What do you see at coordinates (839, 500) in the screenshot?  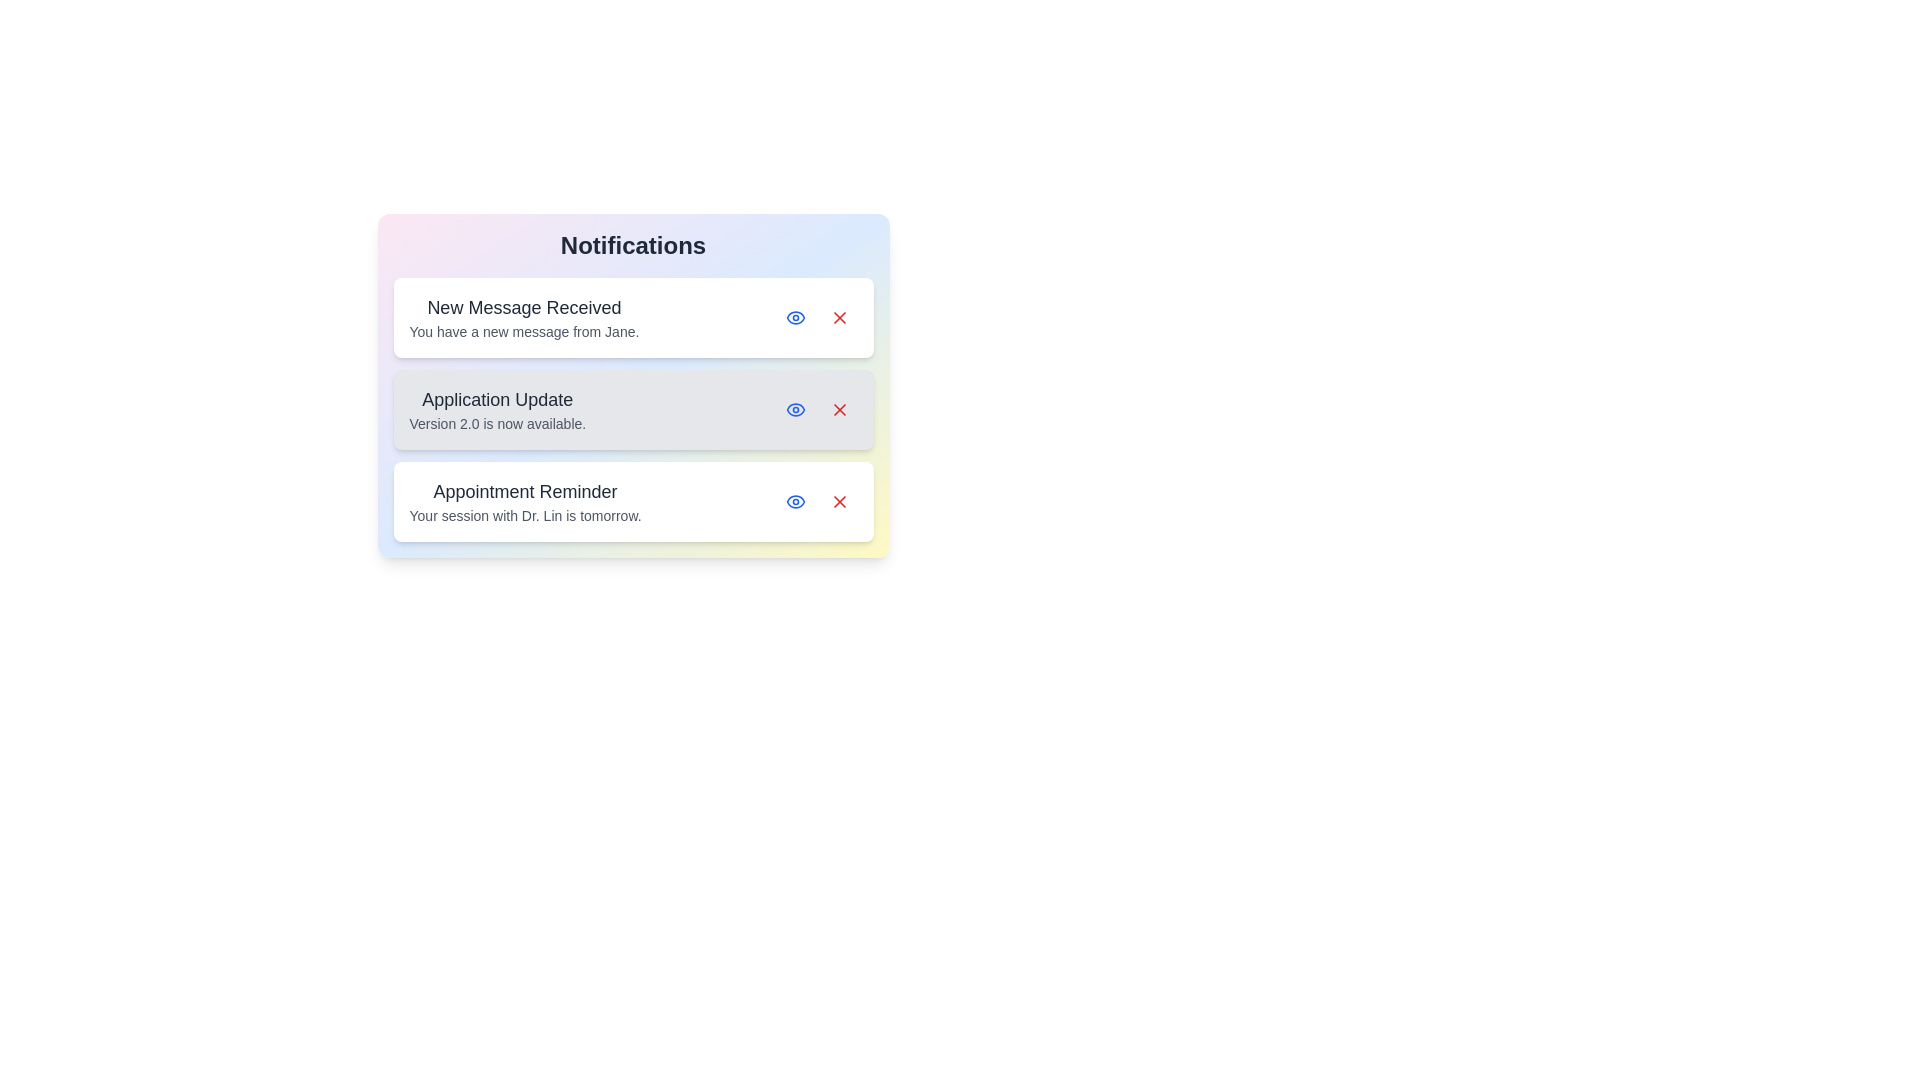 I see `the delete button of the notification titled 'Appointment Reminder'` at bounding box center [839, 500].